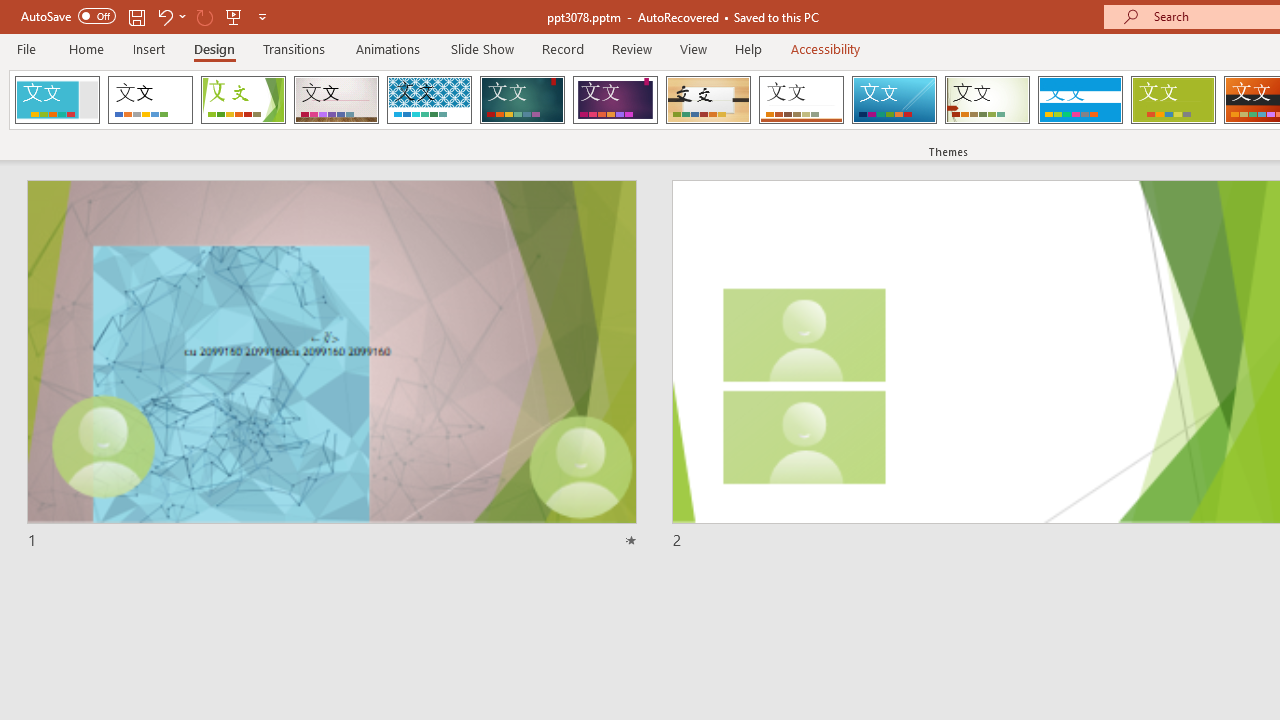  Describe the element at coordinates (336, 100) in the screenshot. I see `'Gallery'` at that location.